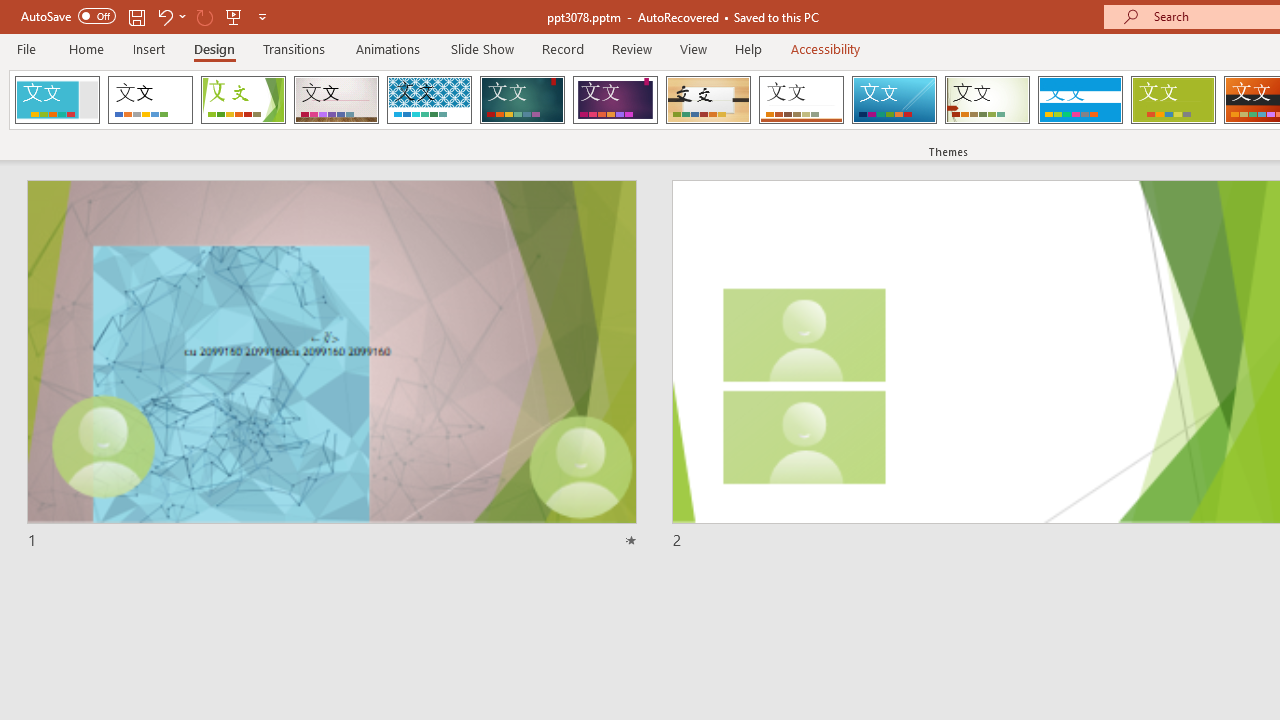  Describe the element at coordinates (336, 100) in the screenshot. I see `'Gallery'` at that location.